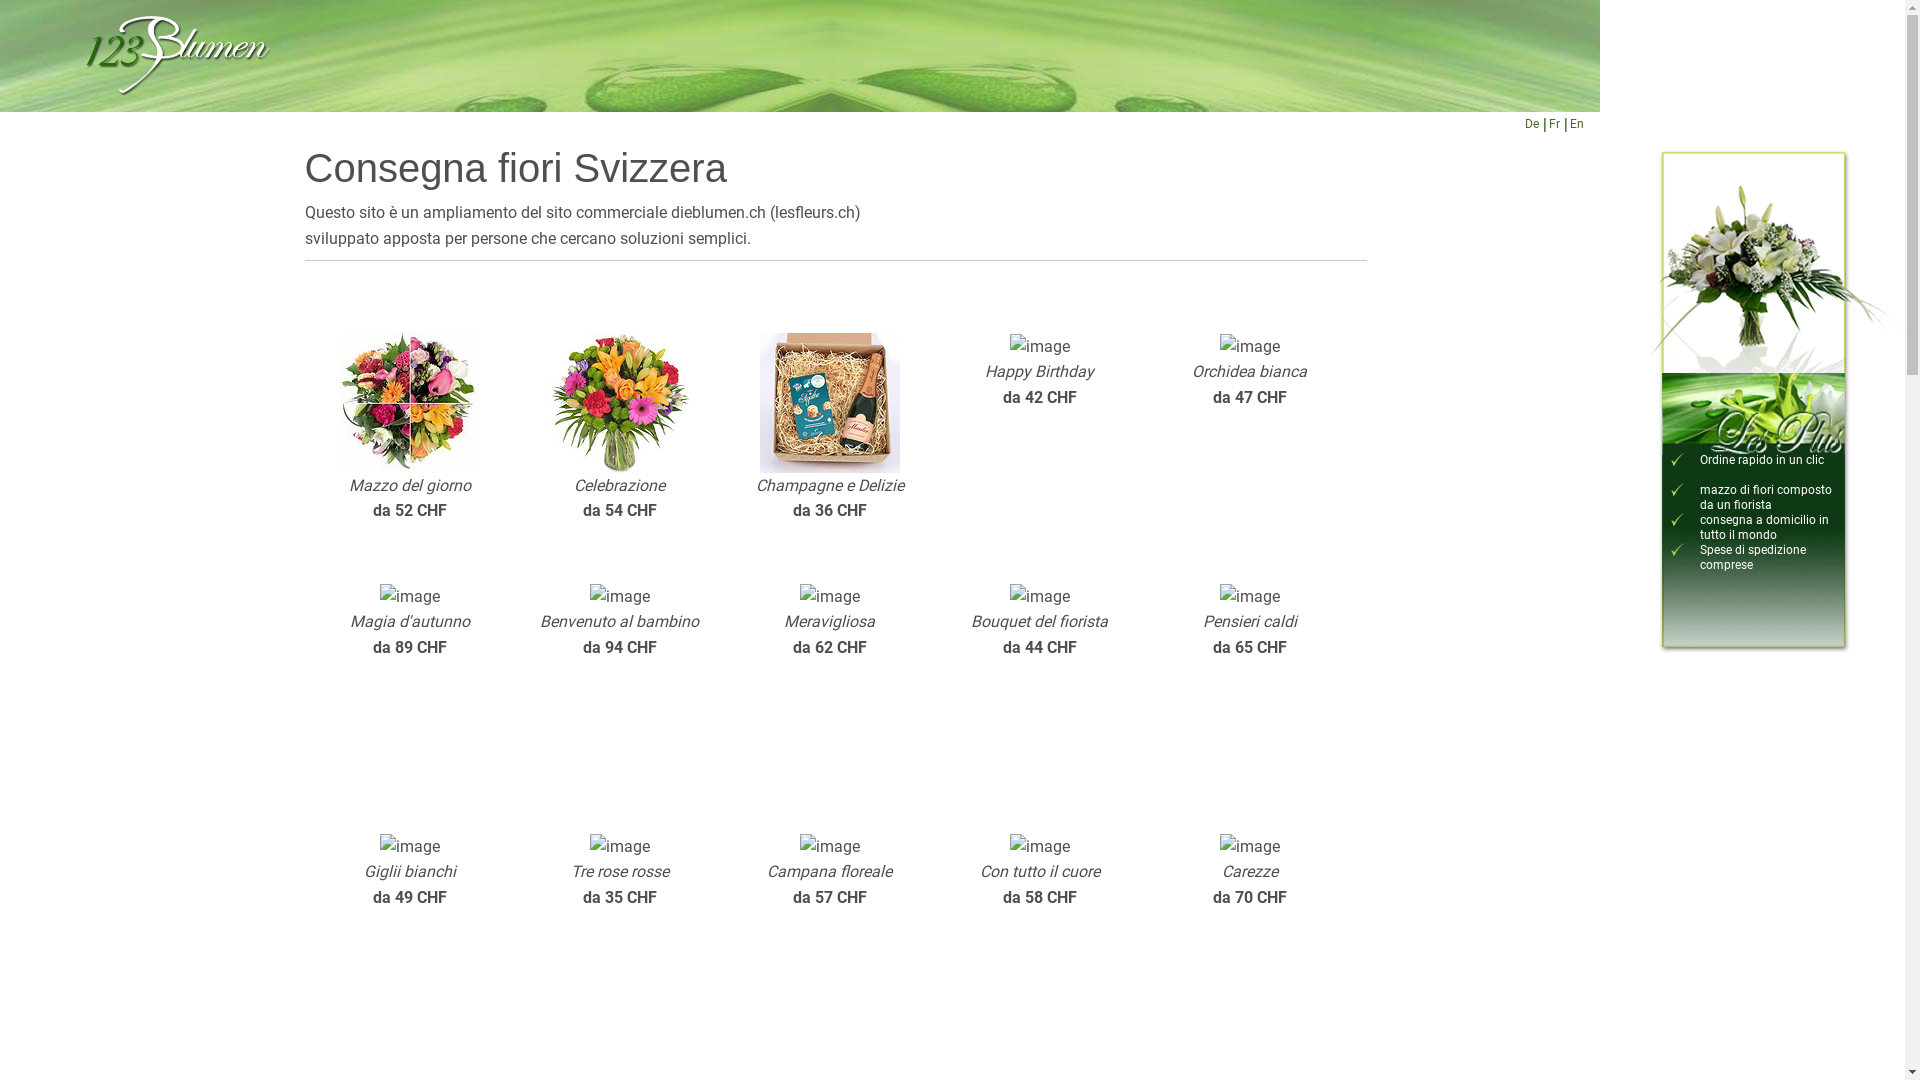 The image size is (1920, 1080). I want to click on 'En', so click(1576, 124).